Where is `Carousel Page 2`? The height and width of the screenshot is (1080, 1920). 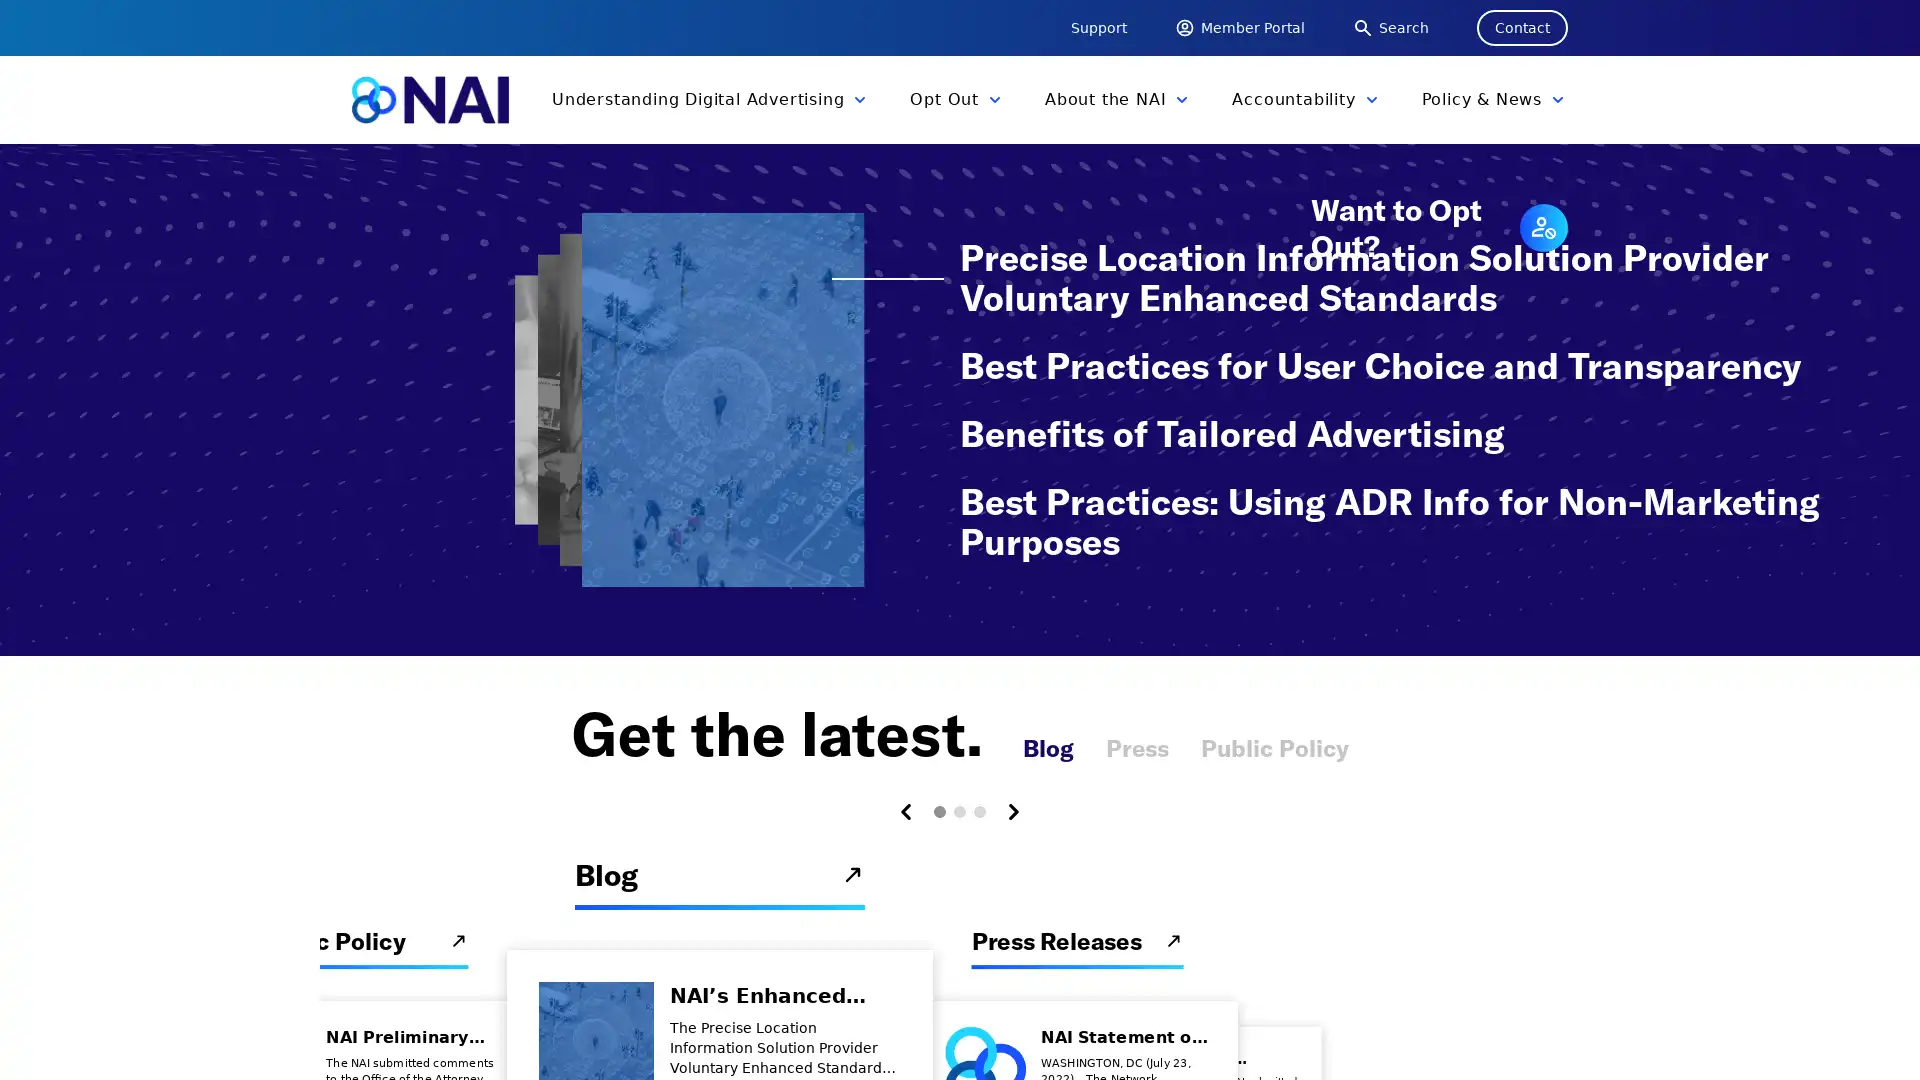
Carousel Page 2 is located at coordinates (960, 812).